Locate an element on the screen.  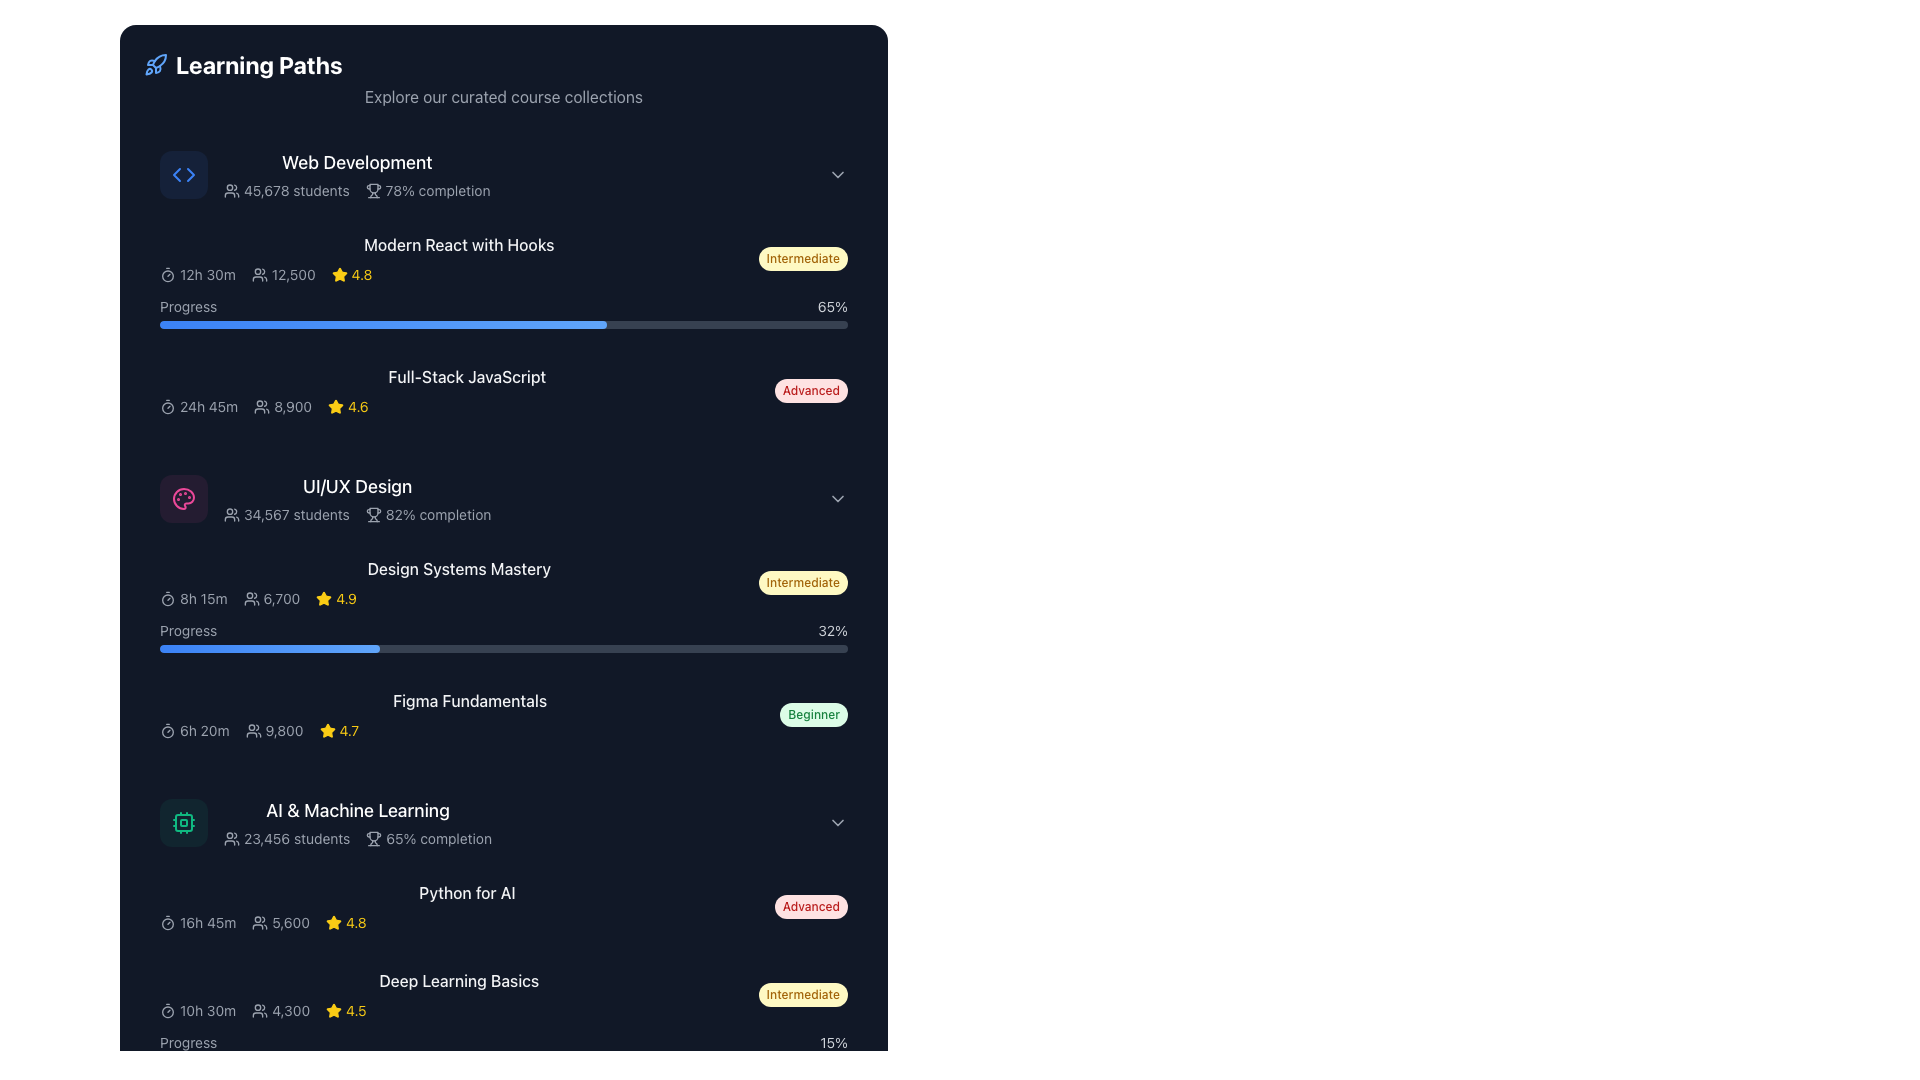
the icon representing the 'AI & Machine Learning' section, which is located to the left of the section title is located at coordinates (183, 822).